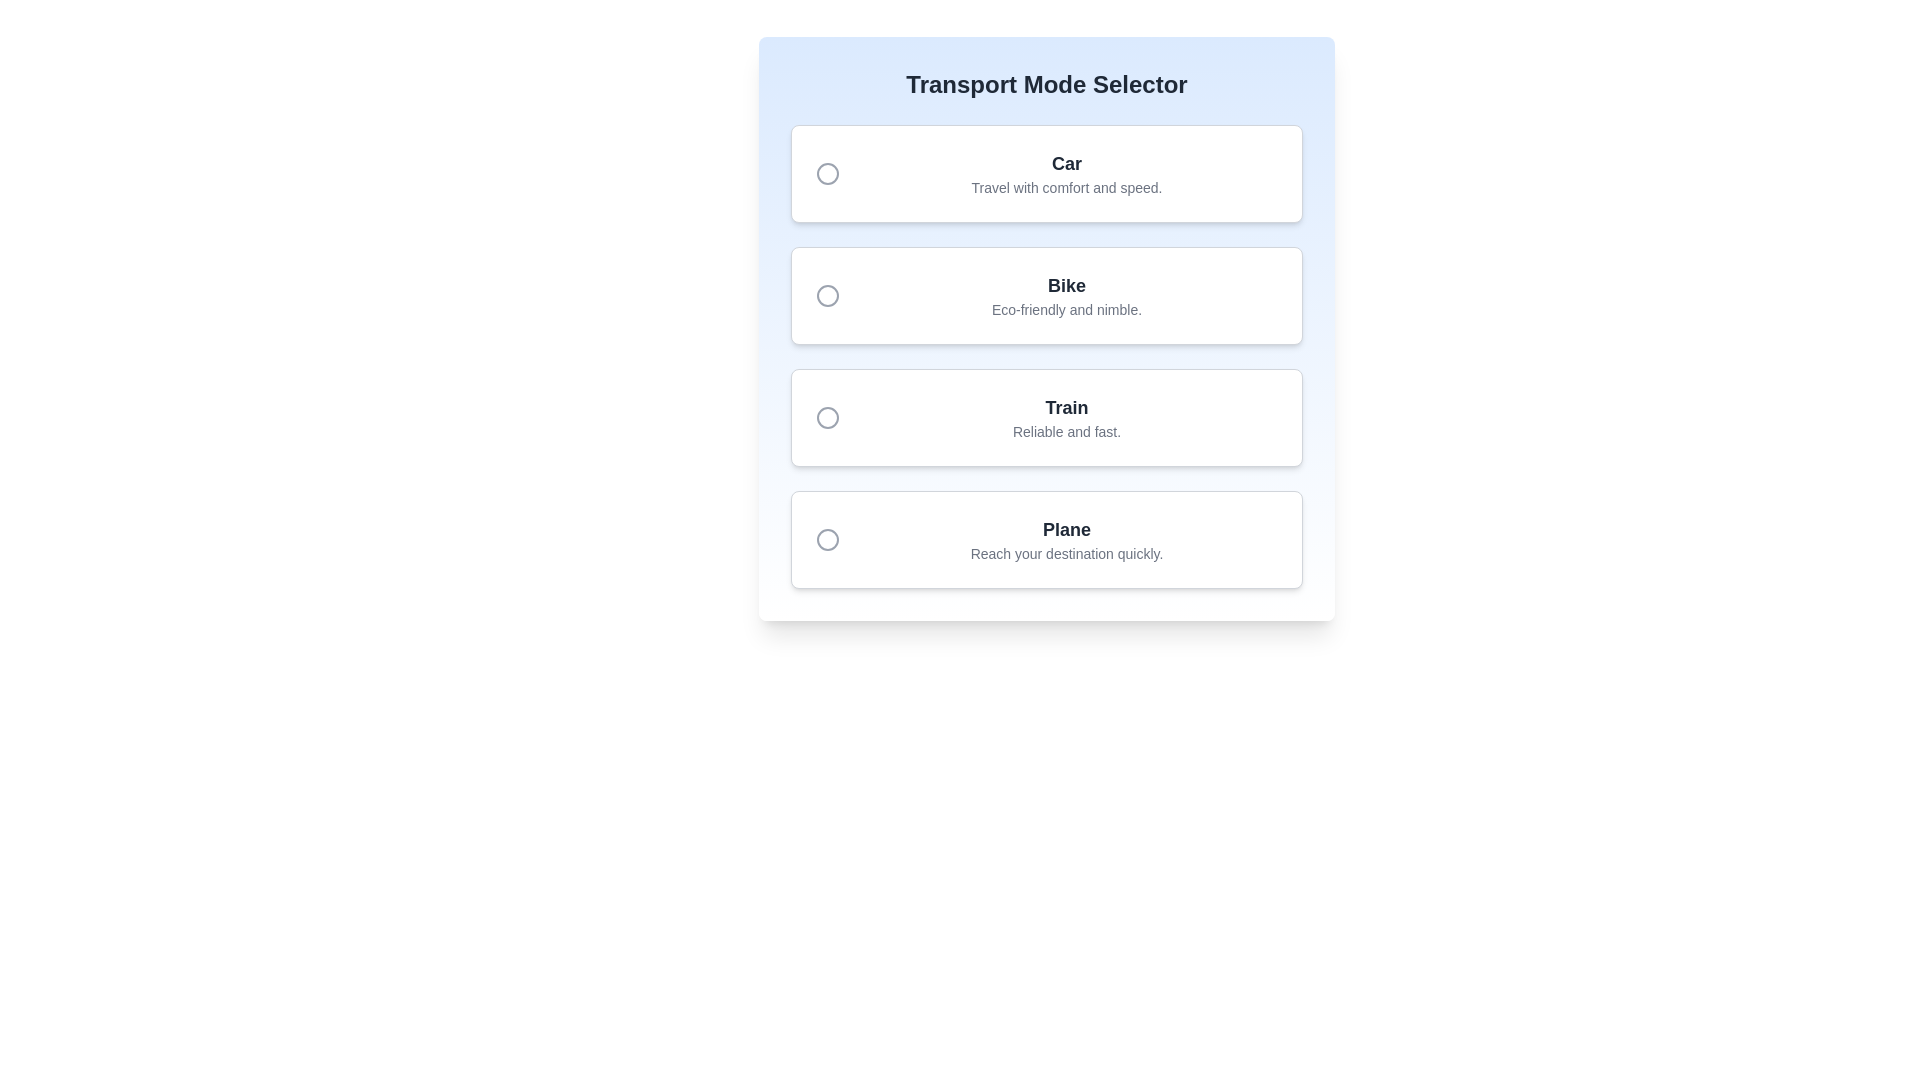 Image resolution: width=1920 pixels, height=1080 pixels. Describe the element at coordinates (1065, 309) in the screenshot. I see `the descriptive text 'Eco-friendly and nimble.' which is positioned directly below the header text 'Bike' in the 'Transport Mode Selector' interface` at that location.